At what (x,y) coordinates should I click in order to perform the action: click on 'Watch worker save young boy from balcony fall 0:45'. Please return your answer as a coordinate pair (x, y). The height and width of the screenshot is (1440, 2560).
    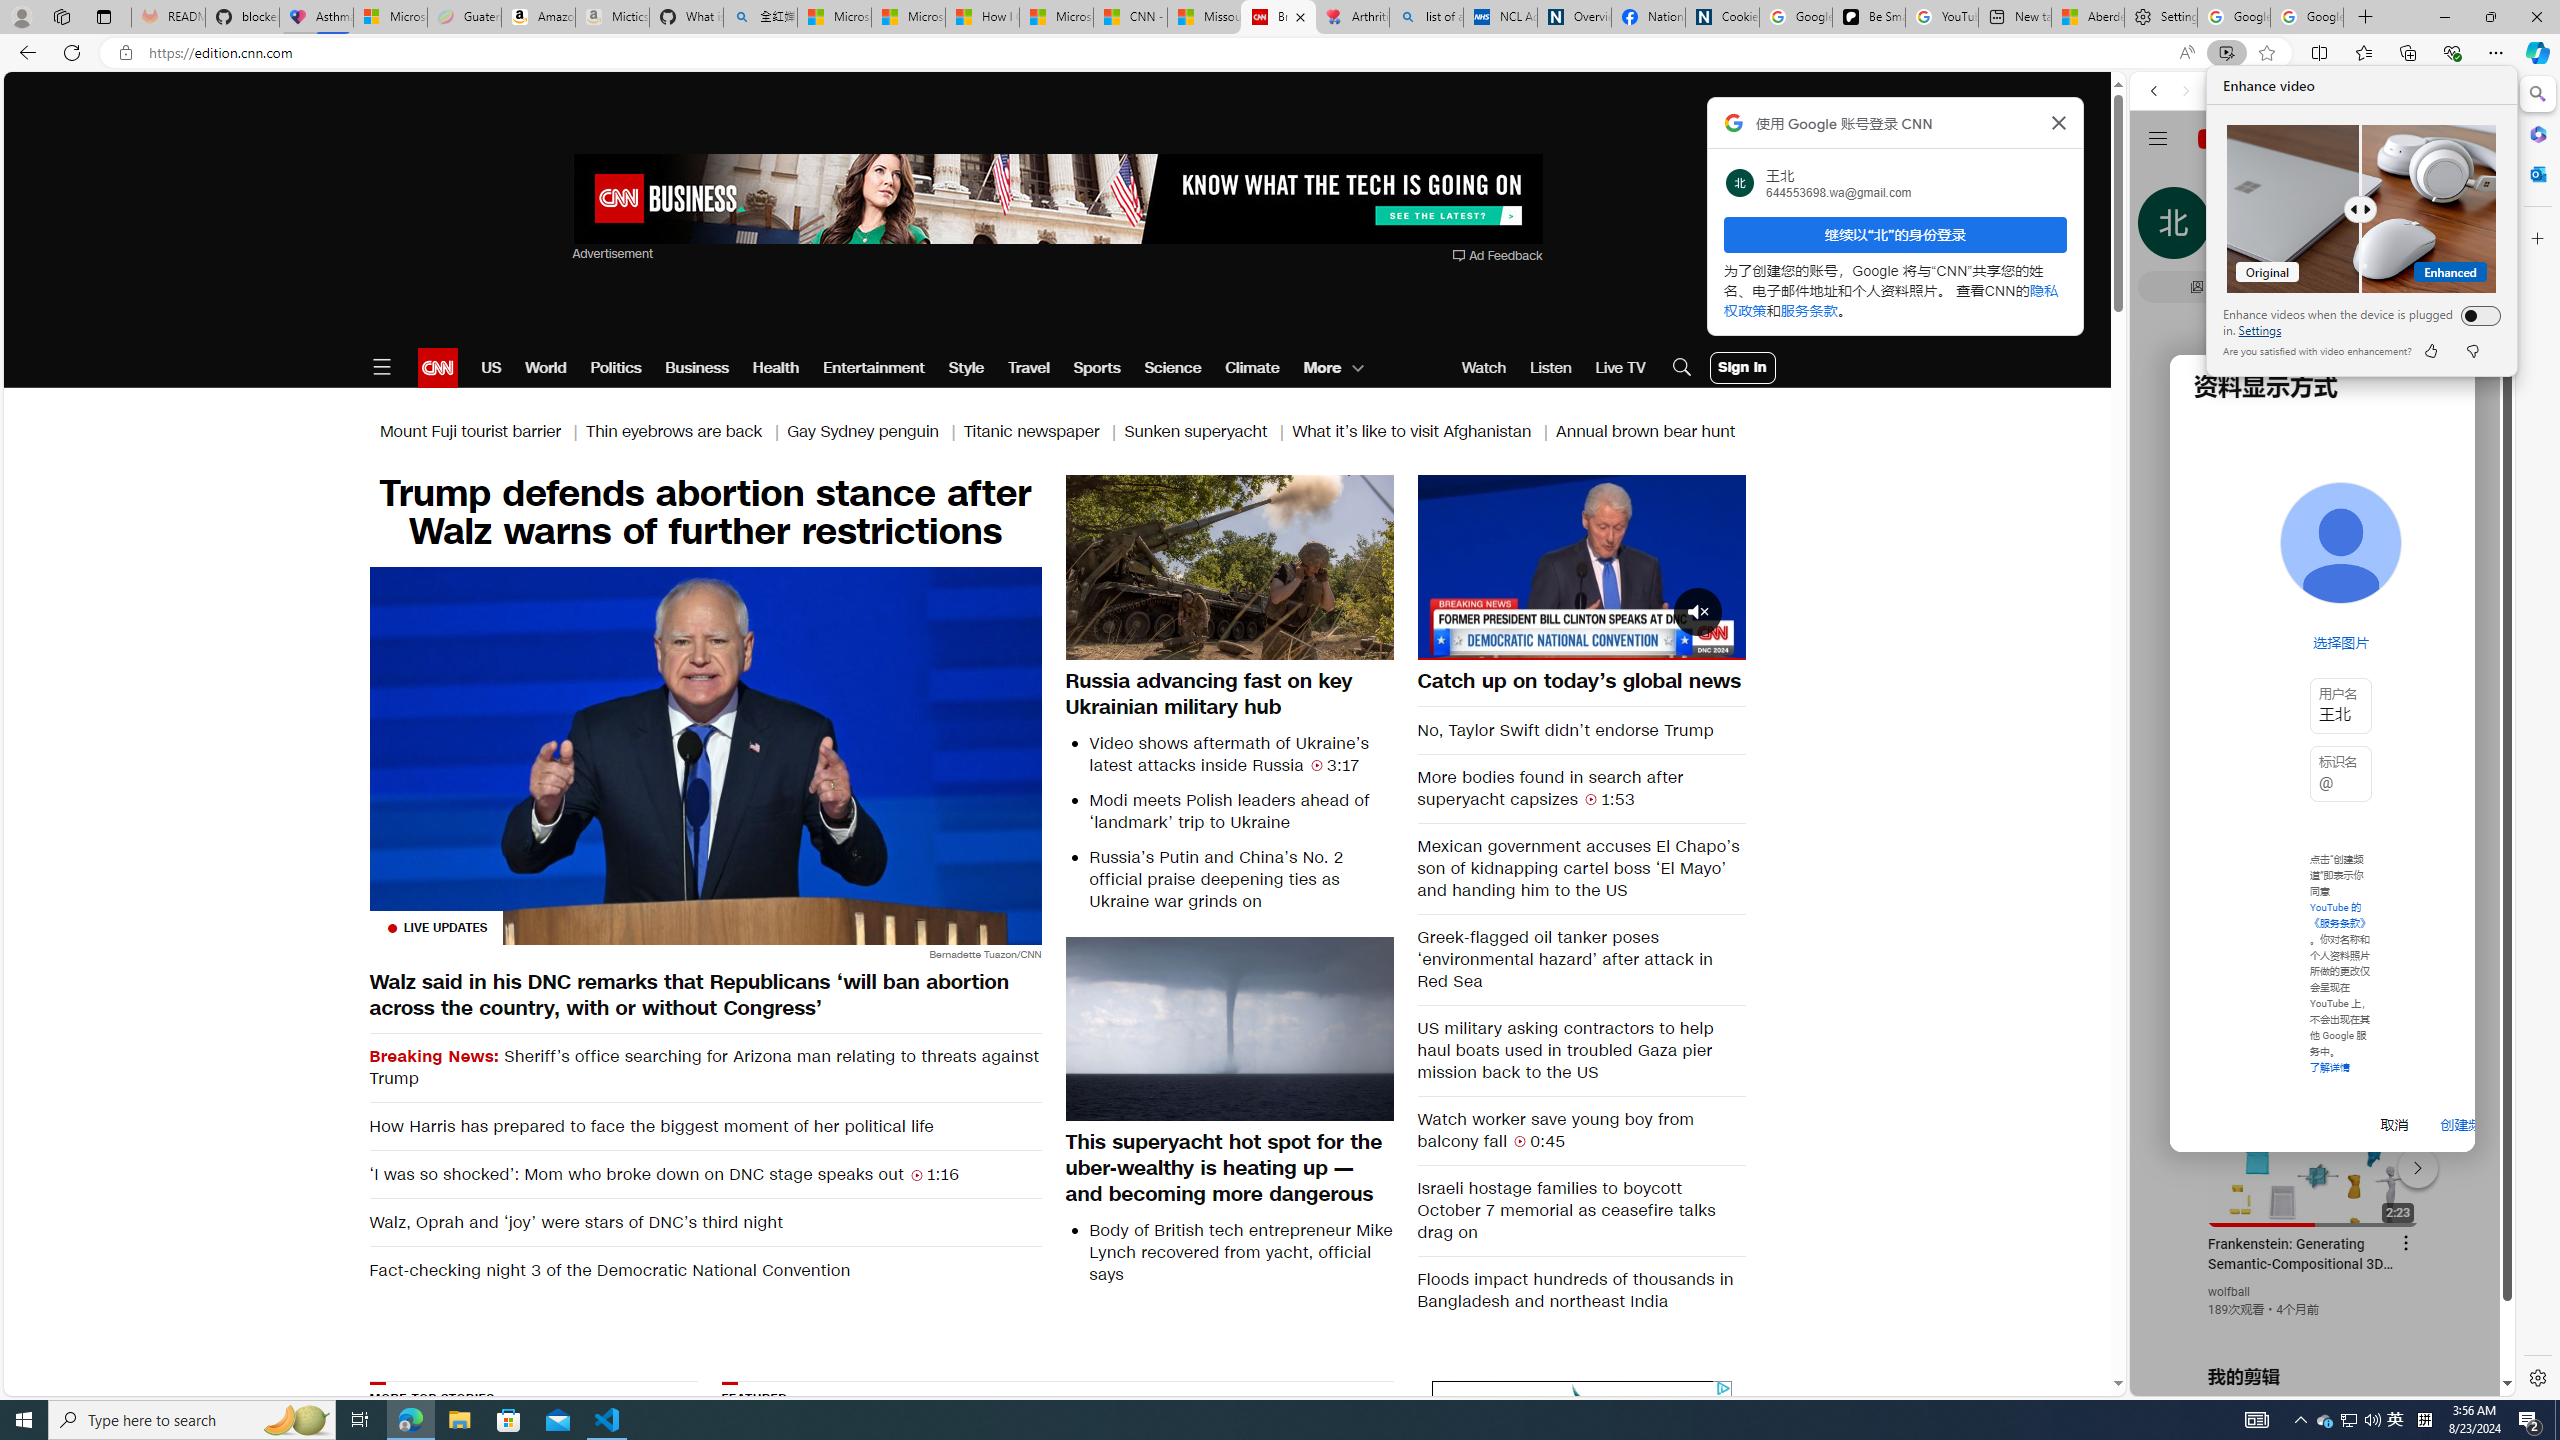
    Looking at the image, I should click on (1581, 1129).